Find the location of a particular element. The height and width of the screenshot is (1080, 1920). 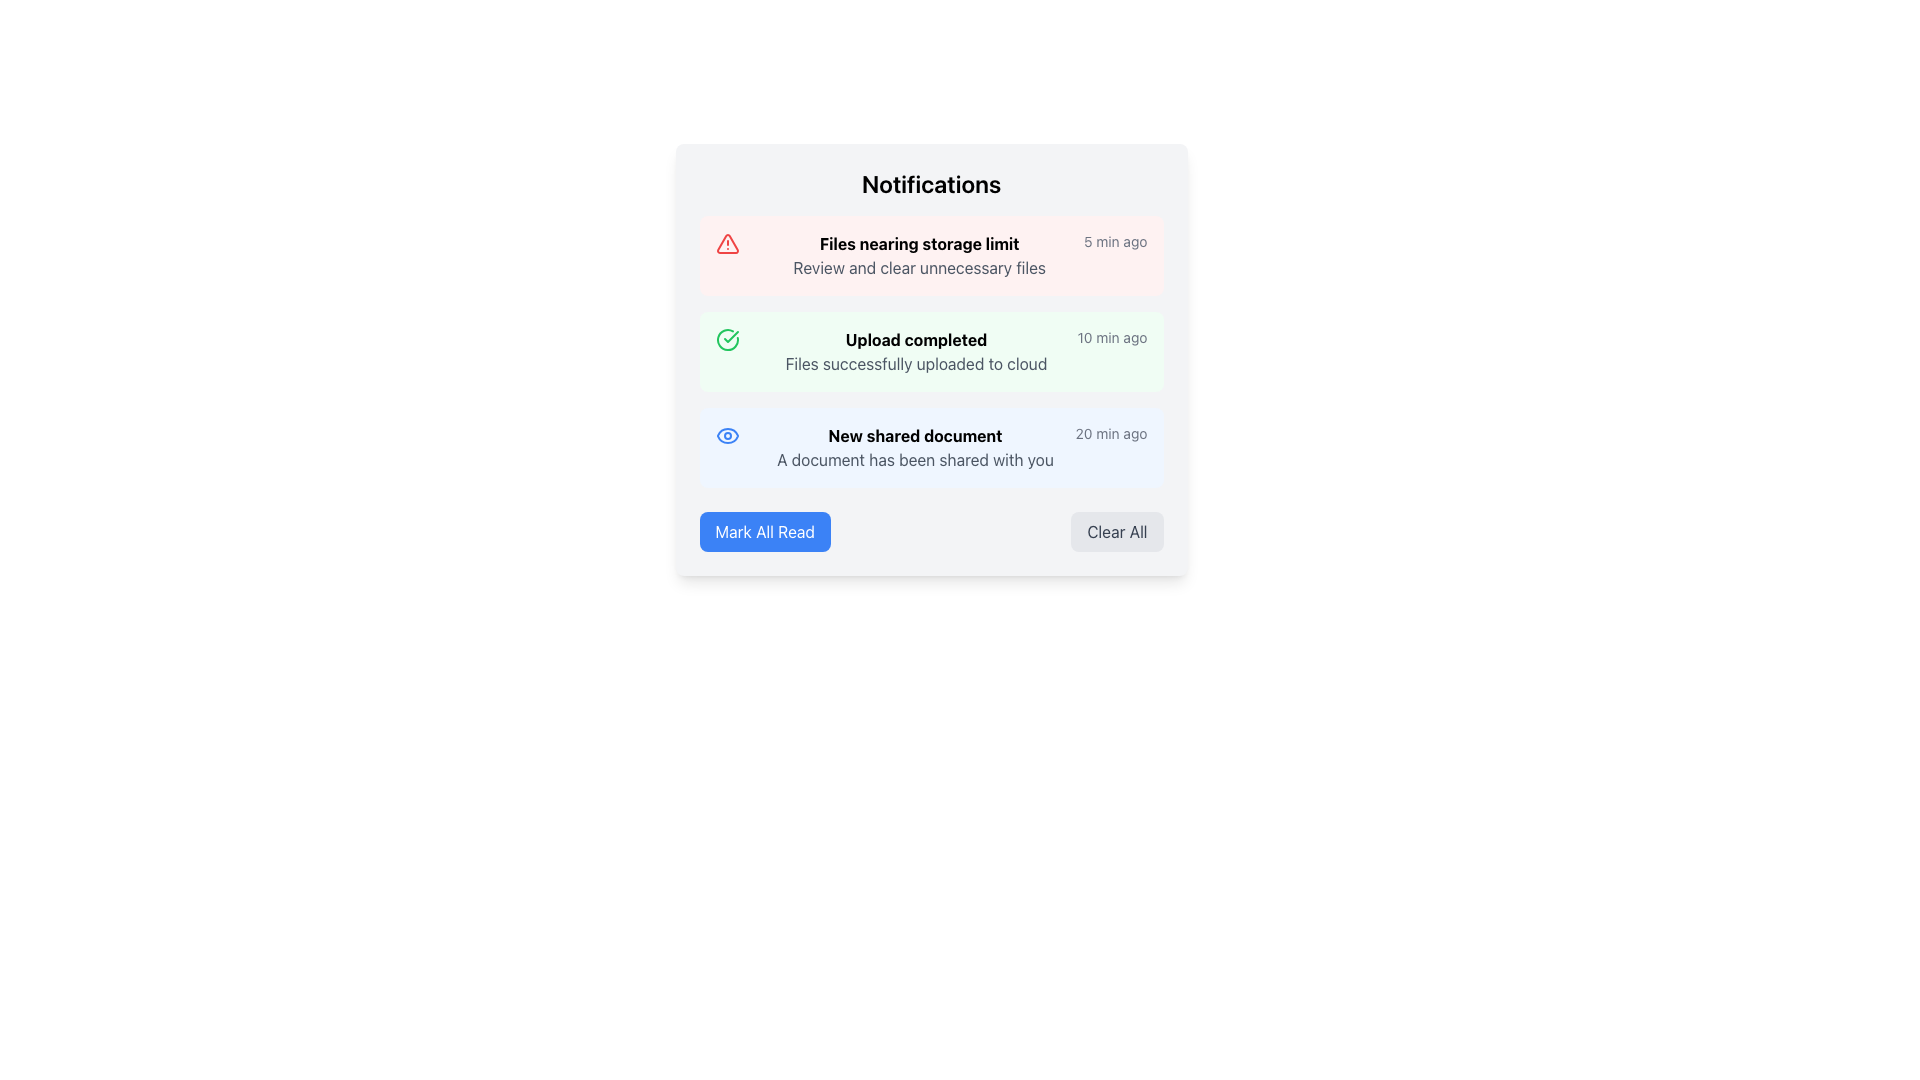

the circular icon with a green outline and a checkmark inside, located to the left of the 'Upload completed' notification is located at coordinates (726, 338).